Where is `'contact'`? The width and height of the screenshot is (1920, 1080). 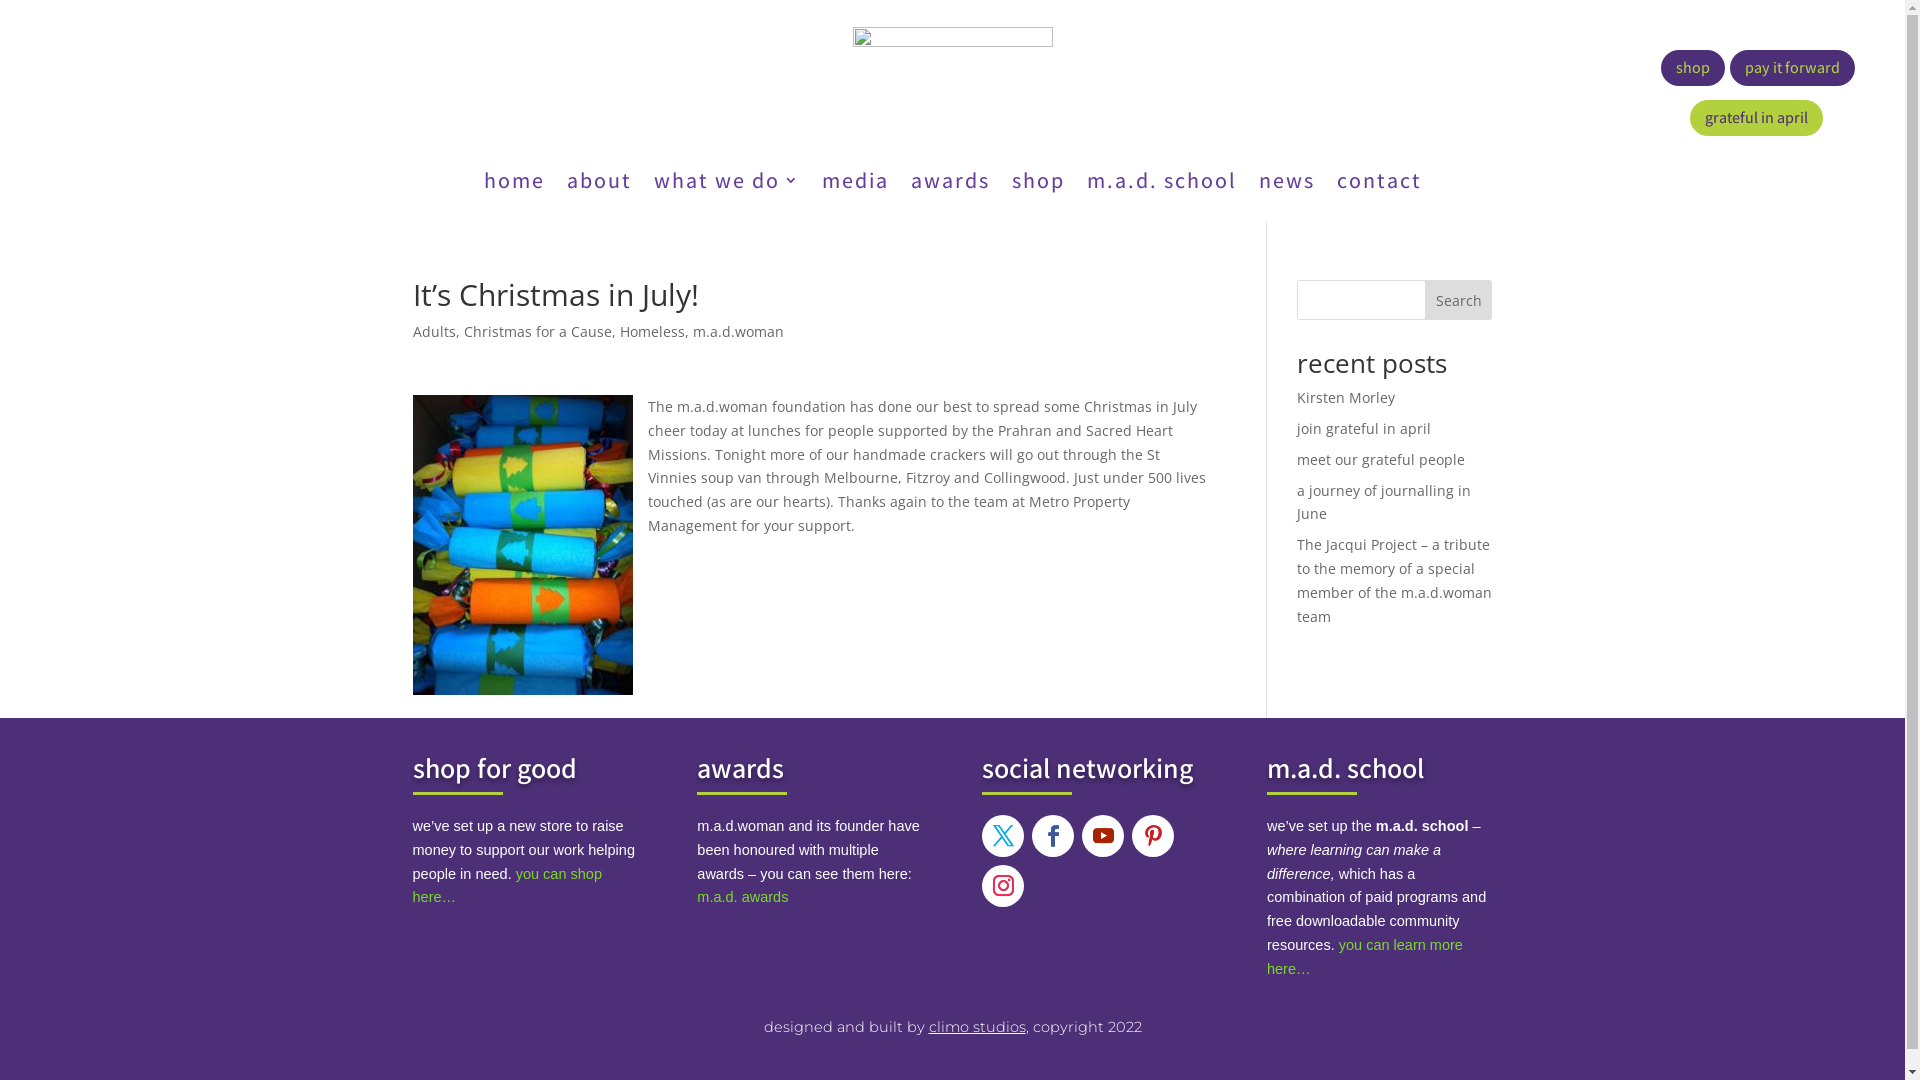
'contact' is located at coordinates (1377, 184).